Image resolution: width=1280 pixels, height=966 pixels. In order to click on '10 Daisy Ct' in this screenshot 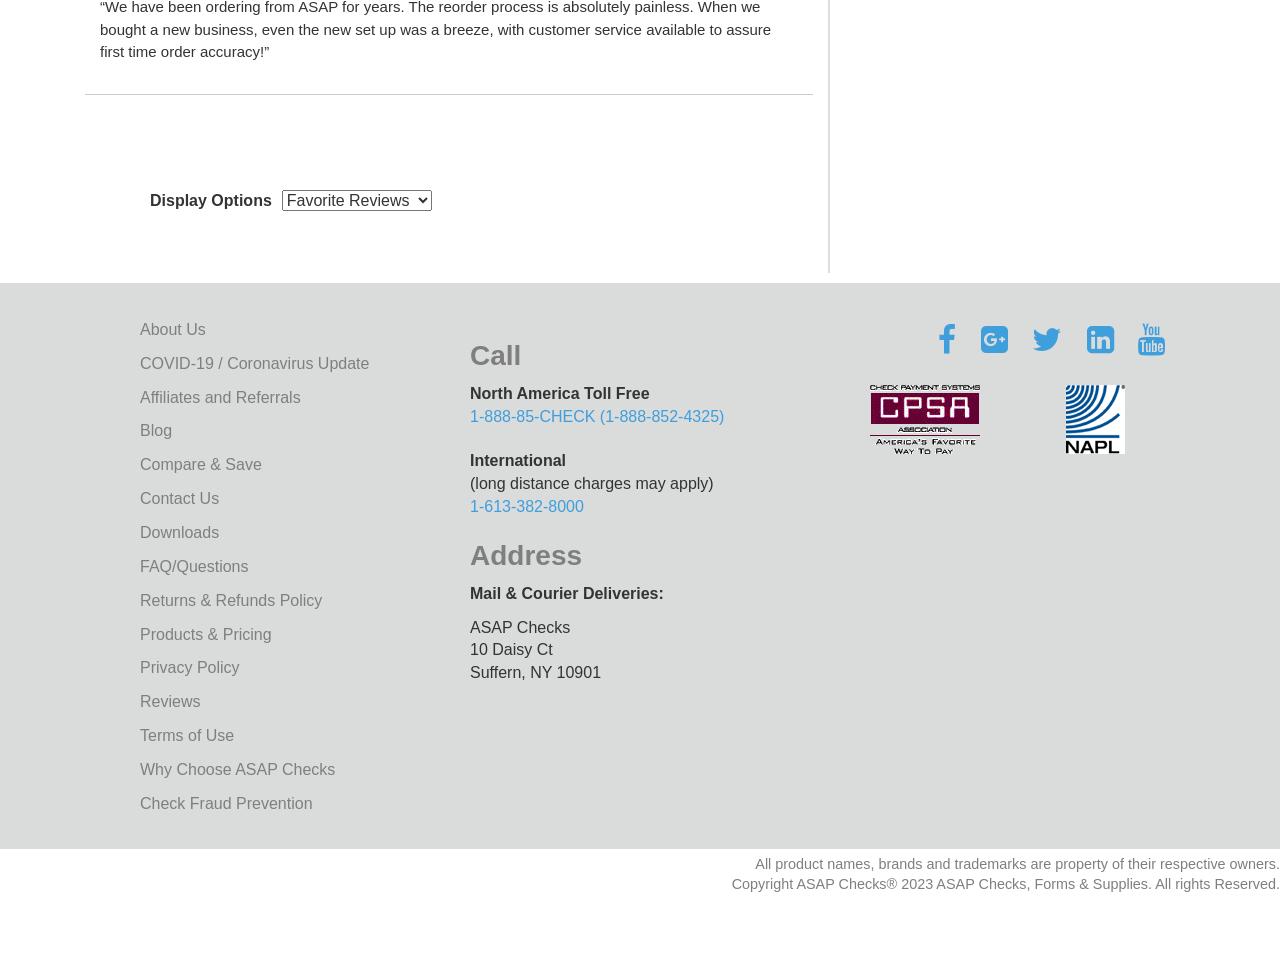, I will do `click(510, 648)`.